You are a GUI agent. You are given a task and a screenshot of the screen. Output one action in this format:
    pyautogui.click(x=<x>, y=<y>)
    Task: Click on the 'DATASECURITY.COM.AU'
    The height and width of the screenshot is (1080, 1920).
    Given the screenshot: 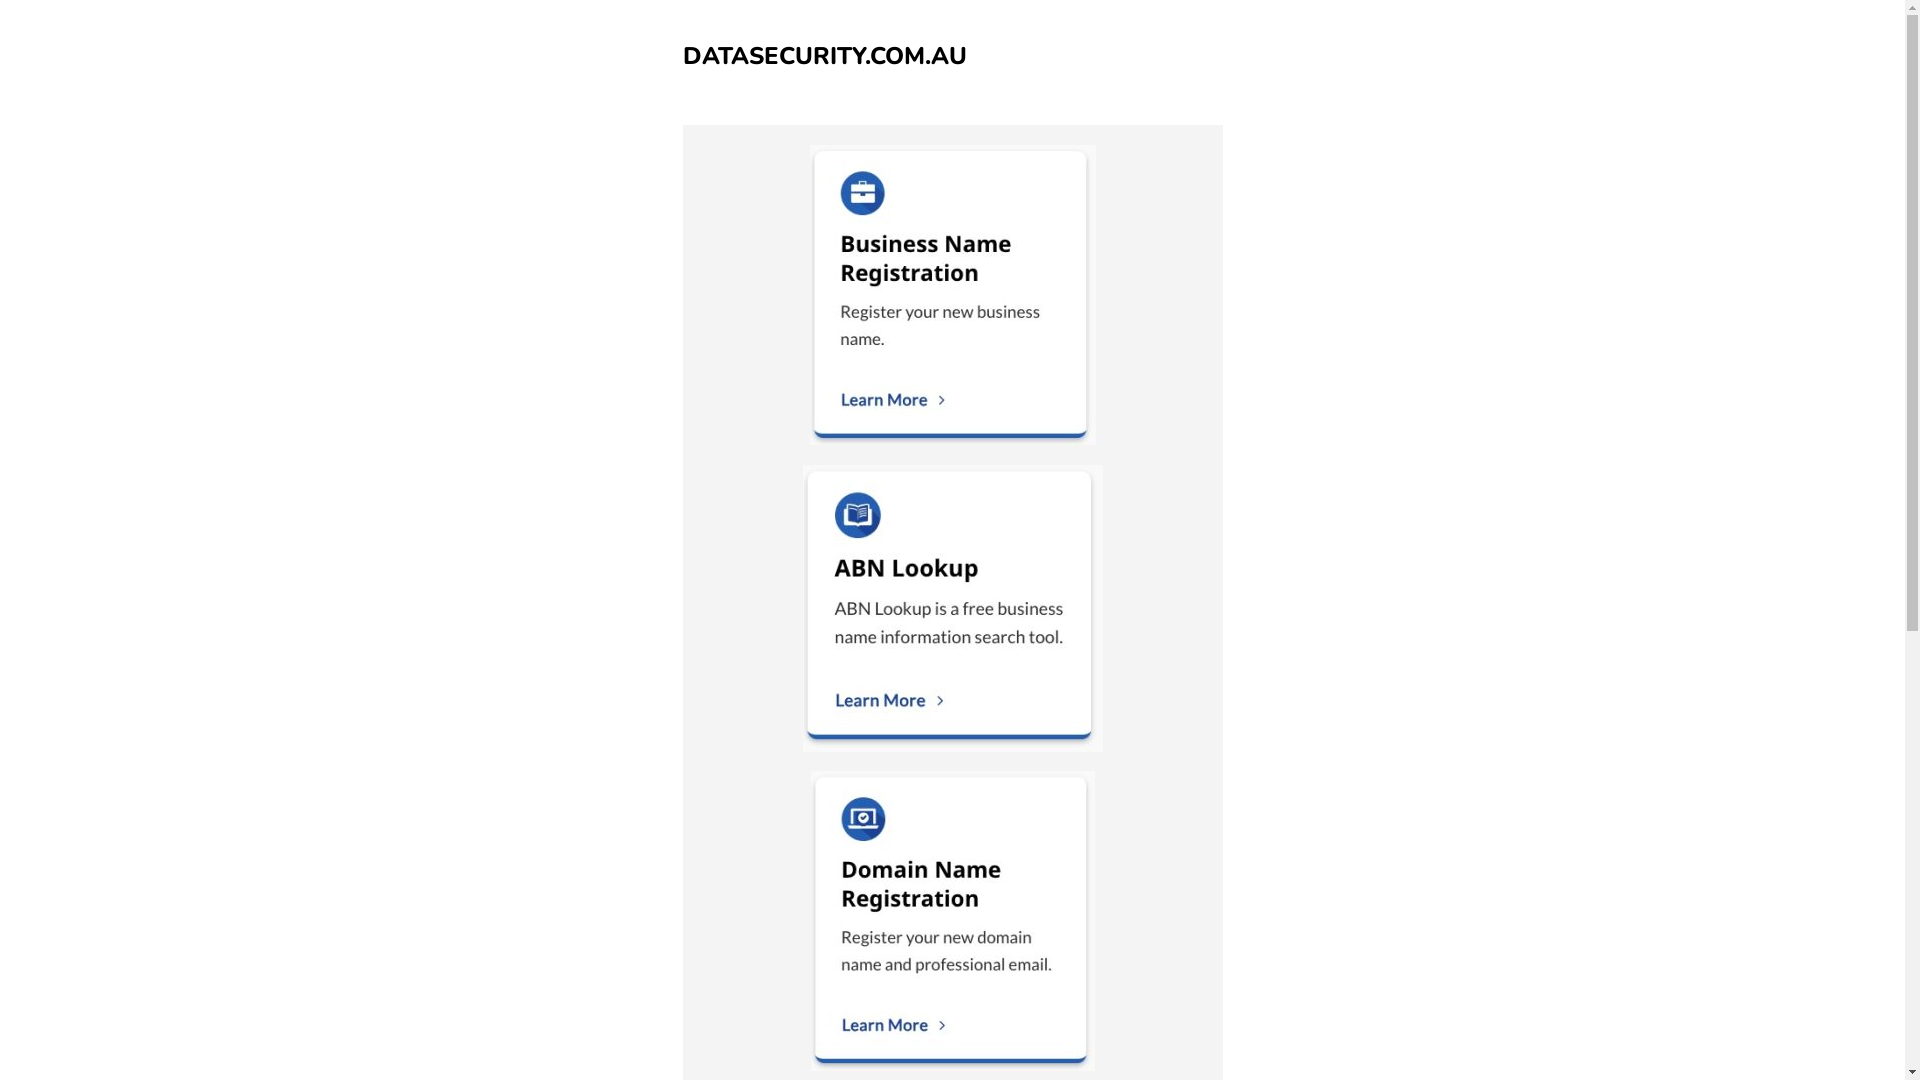 What is the action you would take?
    pyautogui.click(x=681, y=55)
    